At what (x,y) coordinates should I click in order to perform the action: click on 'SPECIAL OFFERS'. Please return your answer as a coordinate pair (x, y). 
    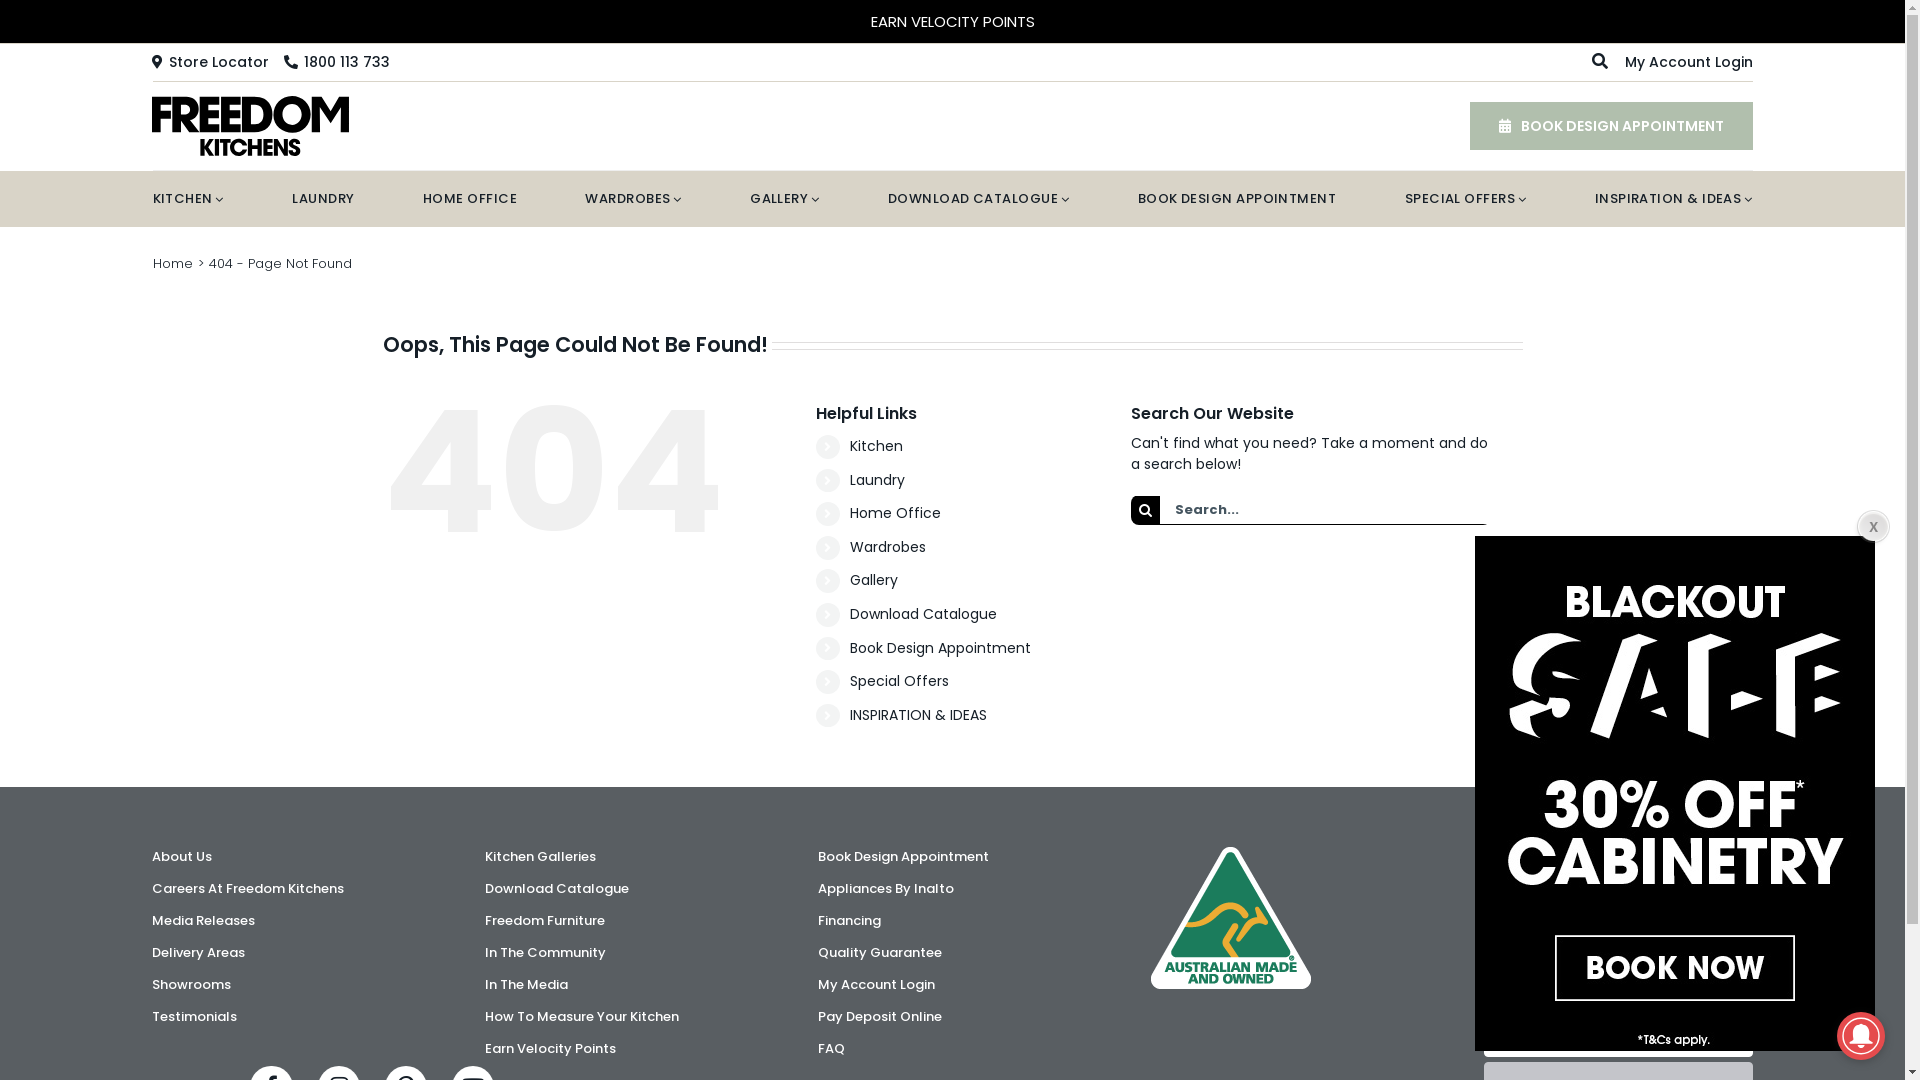
    Looking at the image, I should click on (1465, 199).